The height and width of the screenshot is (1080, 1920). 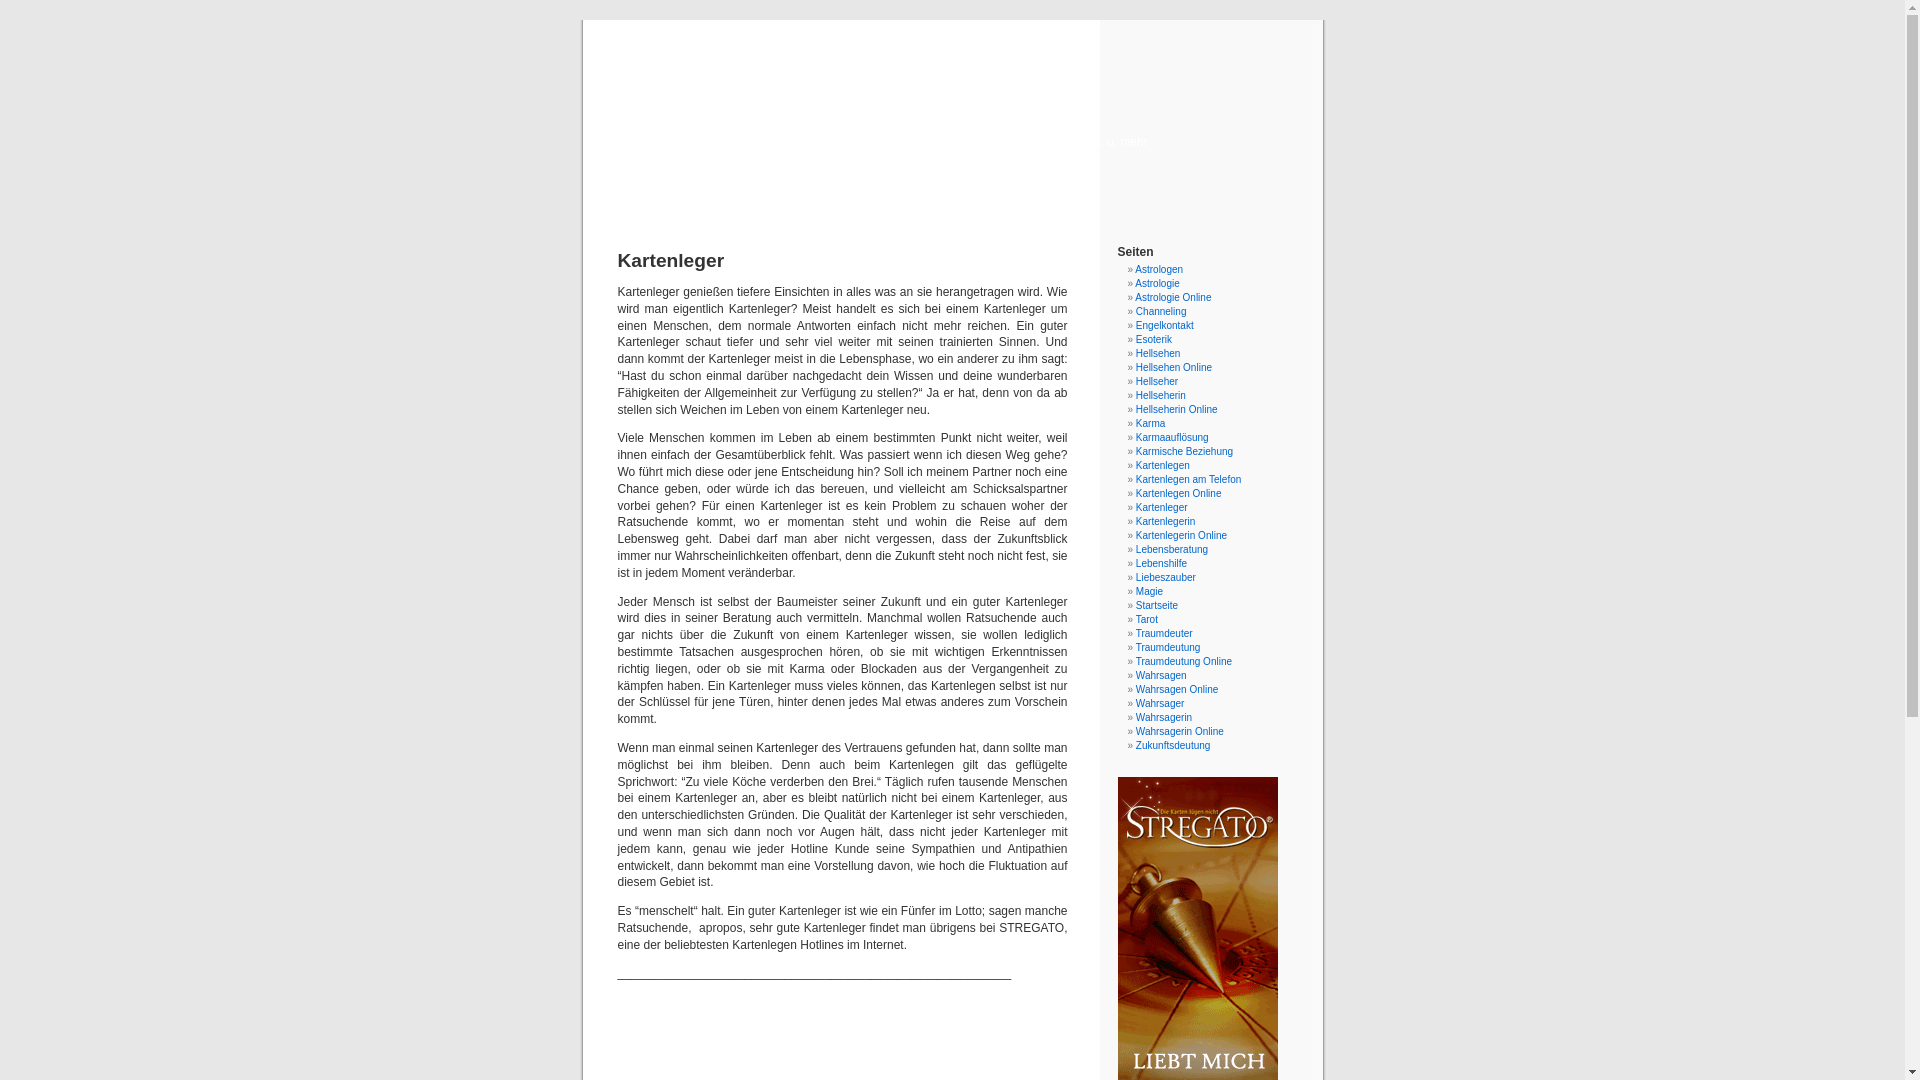 I want to click on 'Zukunftsdeutung', so click(x=1173, y=745).